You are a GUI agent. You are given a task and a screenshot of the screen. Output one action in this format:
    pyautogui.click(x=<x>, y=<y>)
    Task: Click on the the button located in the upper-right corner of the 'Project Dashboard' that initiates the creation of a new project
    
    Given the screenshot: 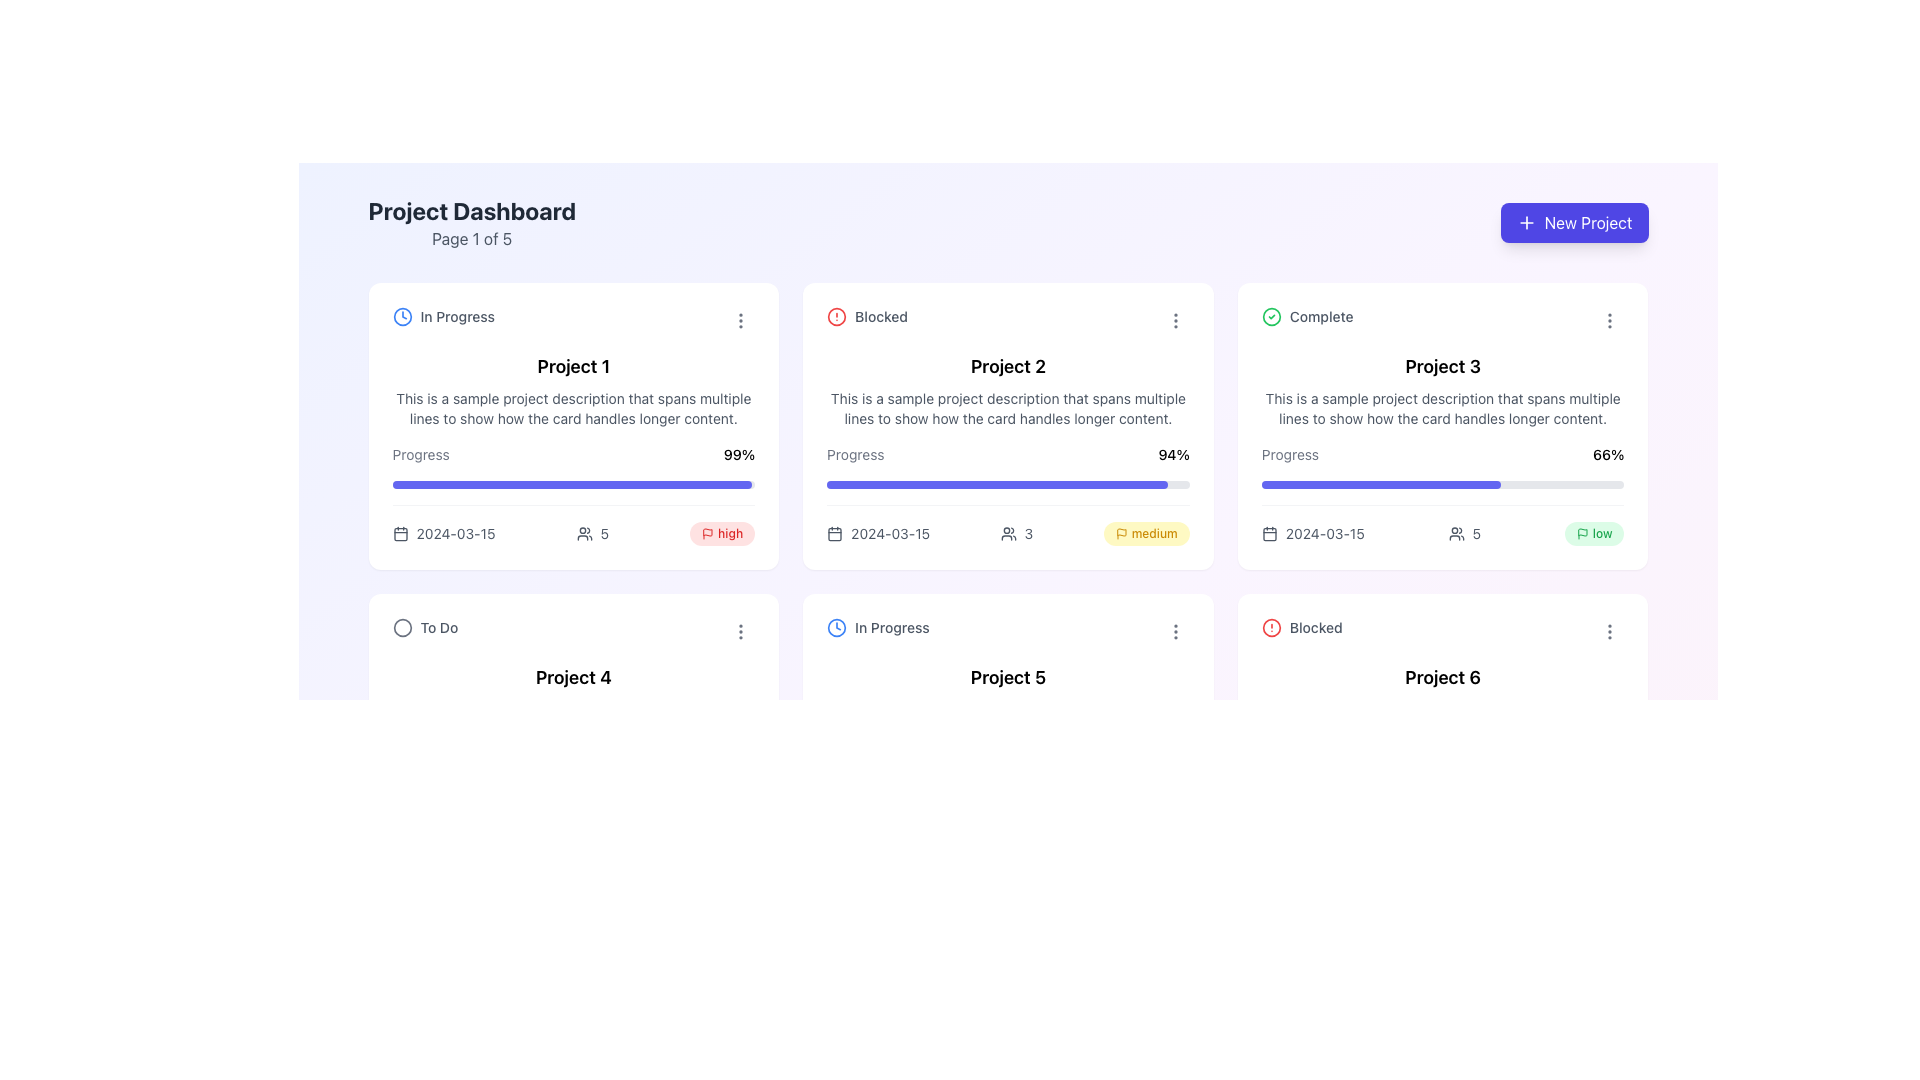 What is the action you would take?
    pyautogui.click(x=1573, y=223)
    